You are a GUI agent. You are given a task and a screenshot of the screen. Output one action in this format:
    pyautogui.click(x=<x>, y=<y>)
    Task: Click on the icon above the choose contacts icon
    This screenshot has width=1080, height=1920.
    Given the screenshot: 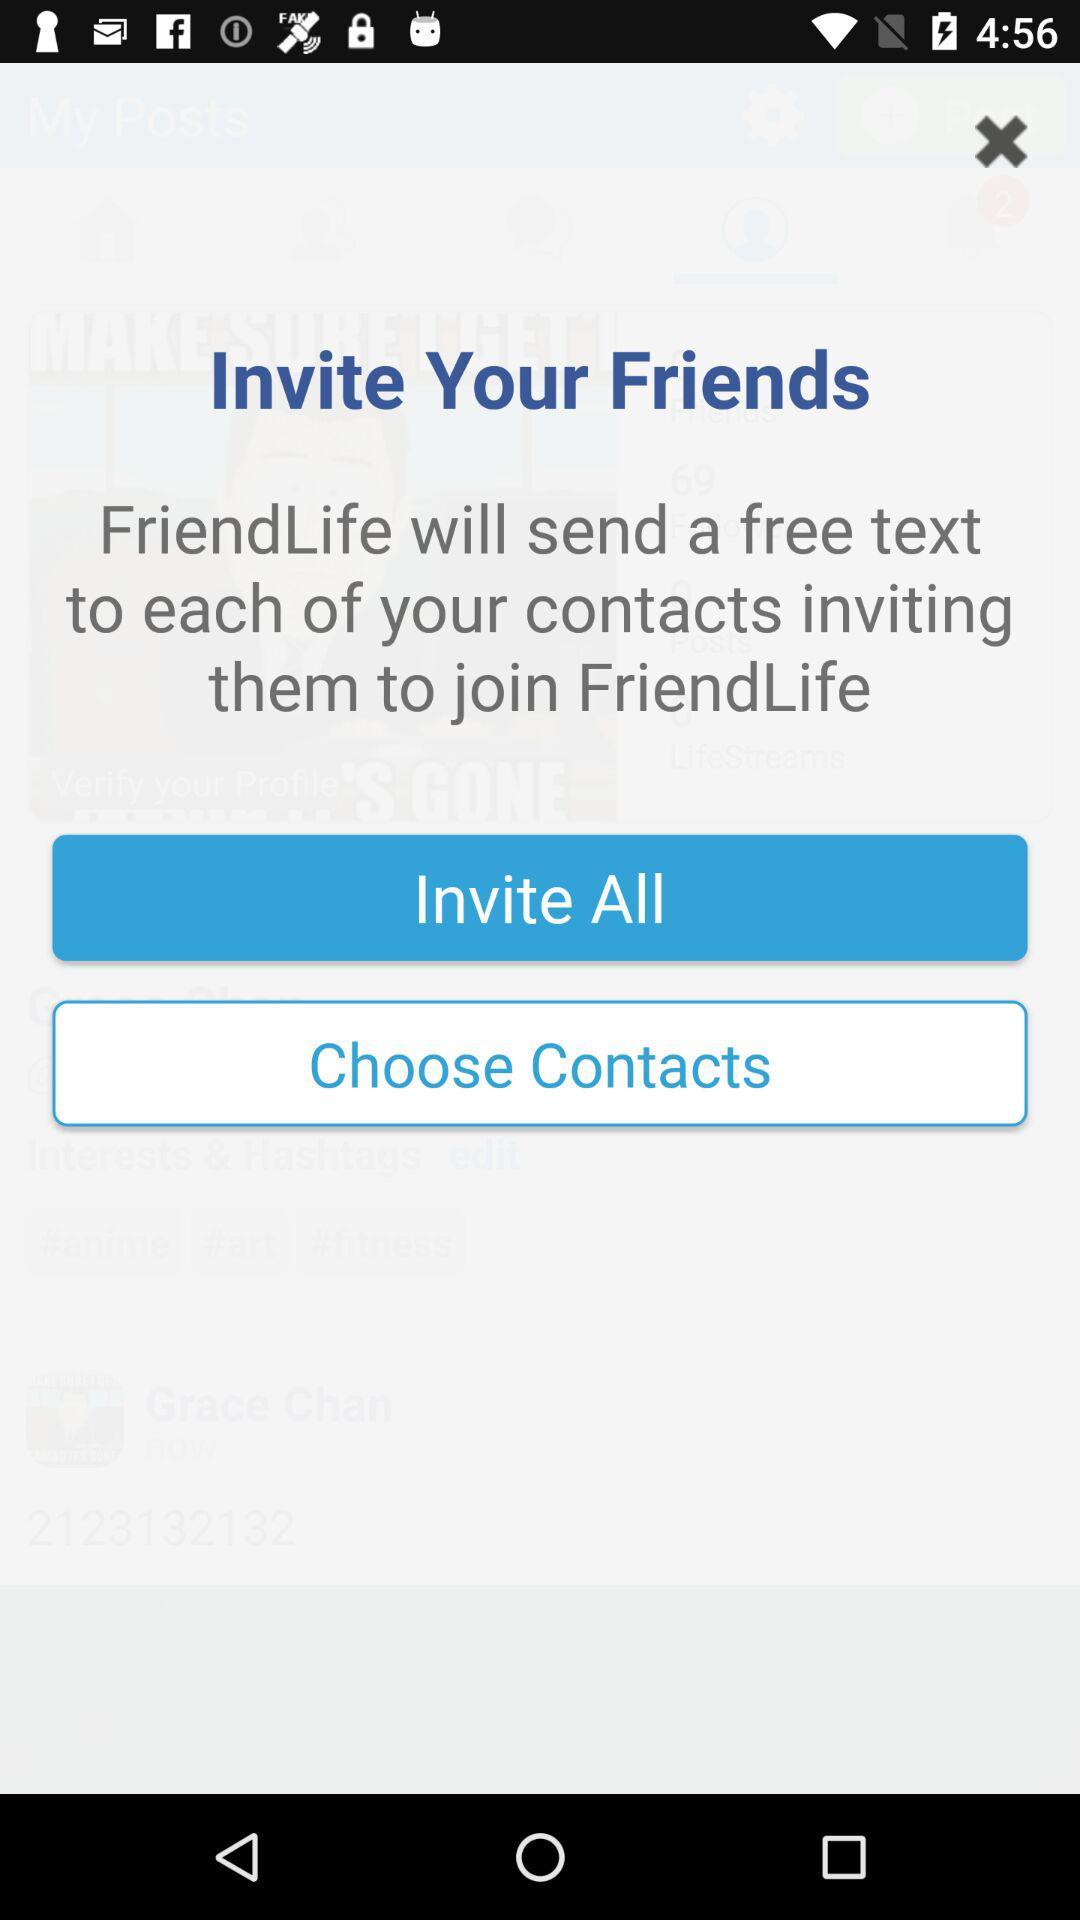 What is the action you would take?
    pyautogui.click(x=540, y=896)
    